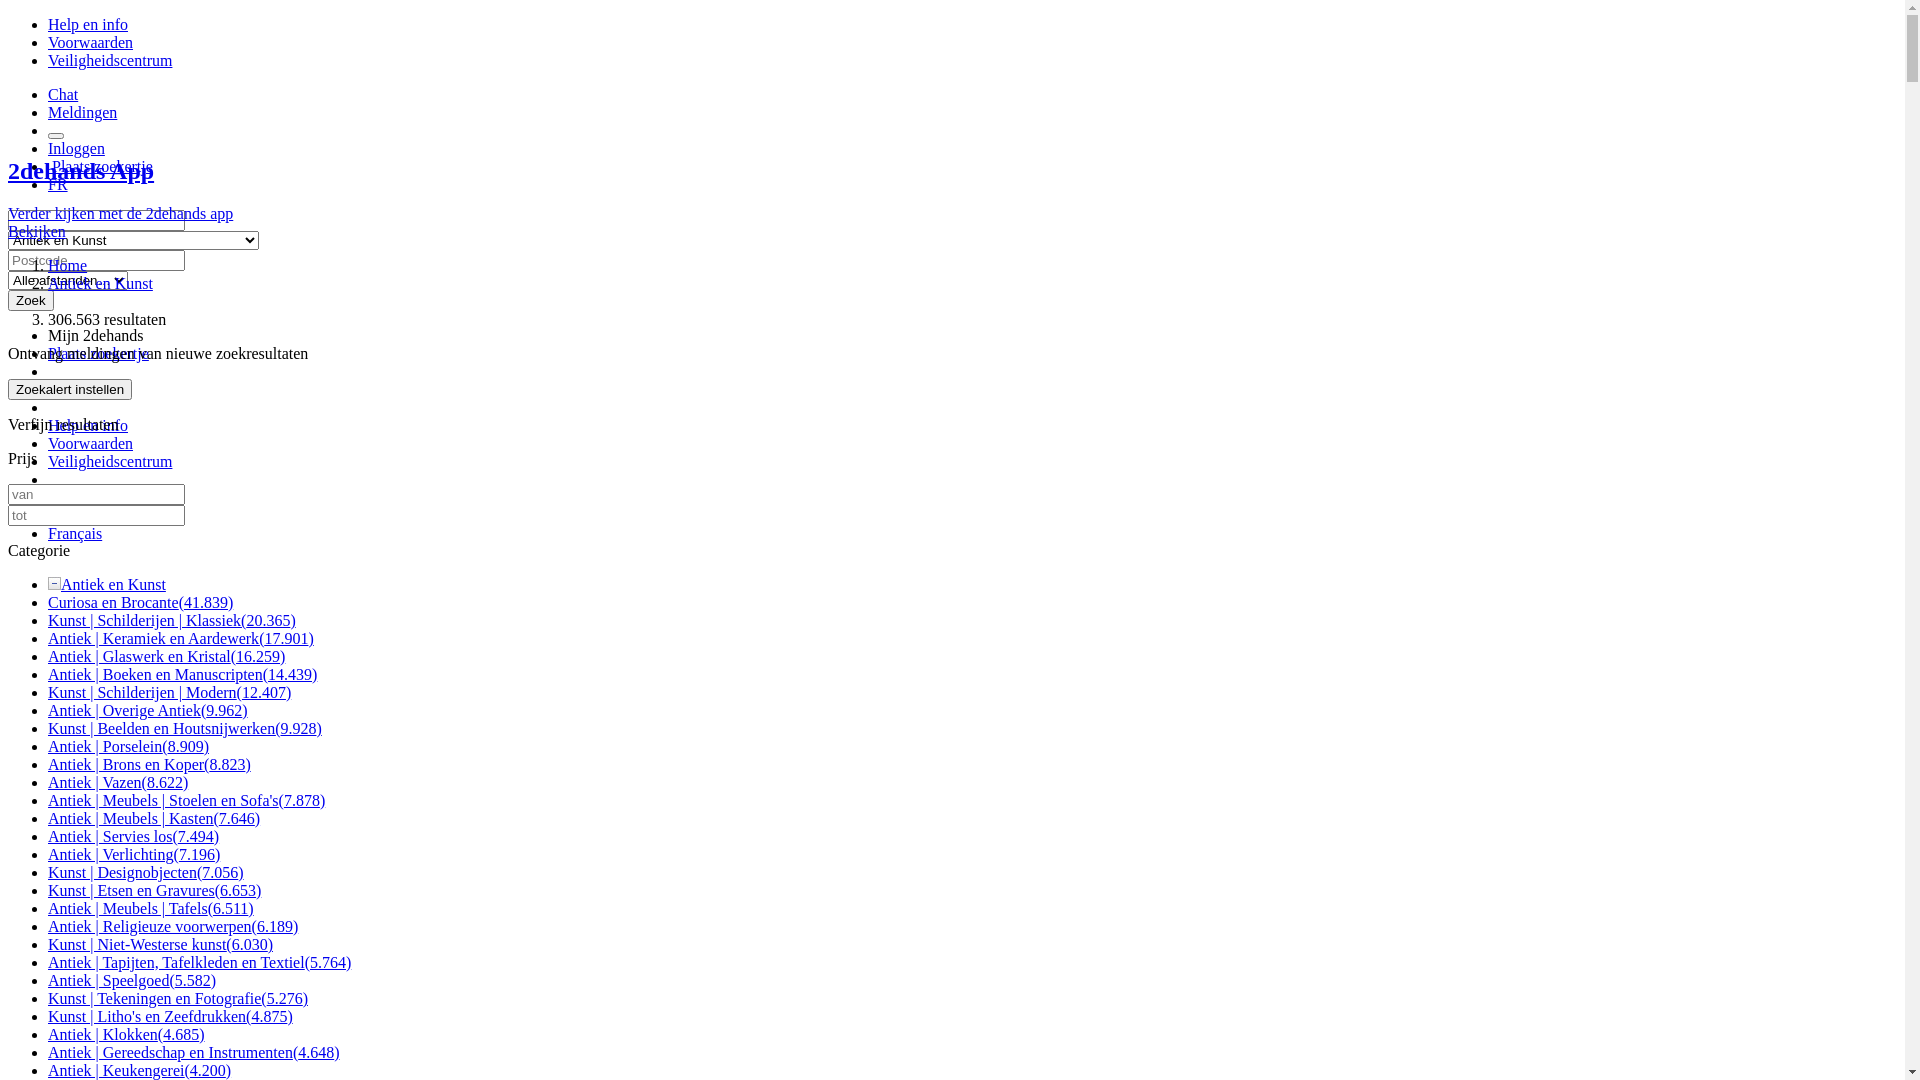  I want to click on 'Antiek | Keukengerei(4.200)', so click(138, 1069).